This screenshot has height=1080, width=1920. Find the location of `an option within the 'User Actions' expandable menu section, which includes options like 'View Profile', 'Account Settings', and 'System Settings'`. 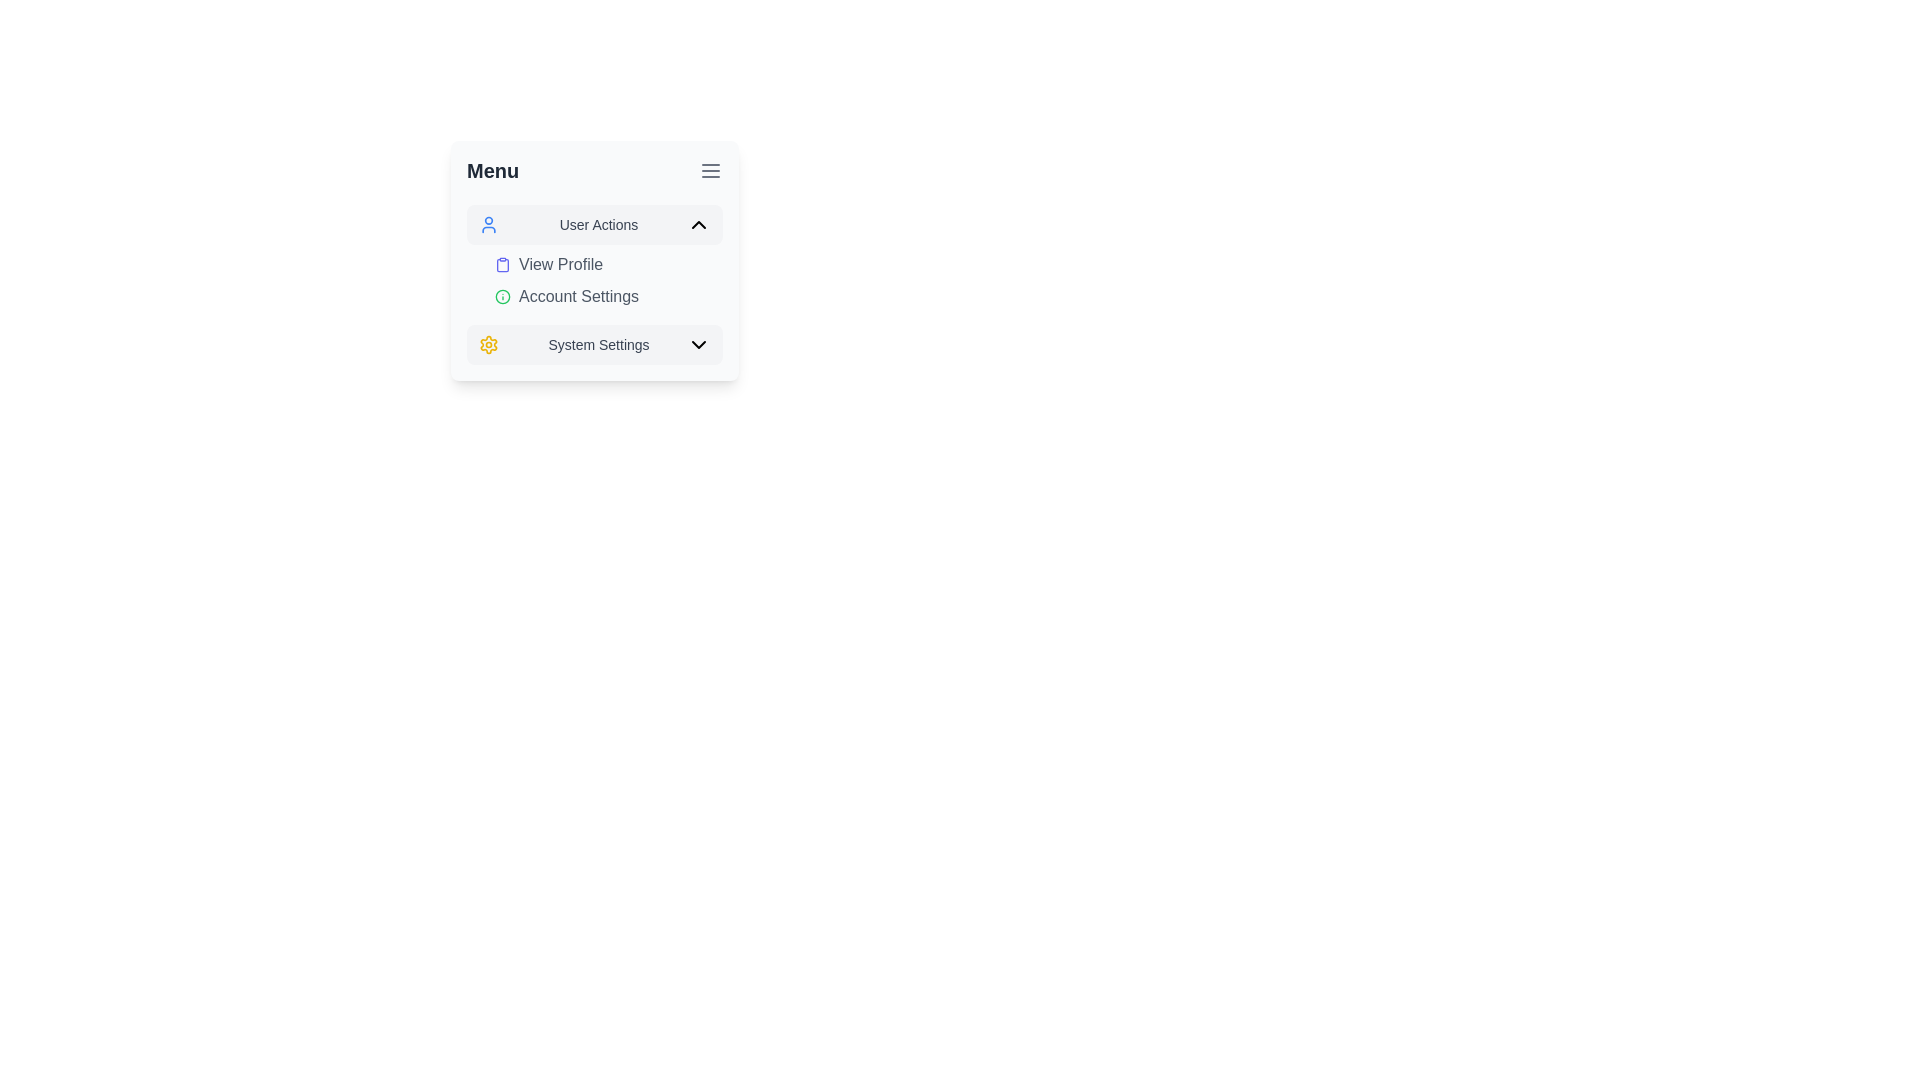

an option within the 'User Actions' expandable menu section, which includes options like 'View Profile', 'Account Settings', and 'System Settings' is located at coordinates (594, 285).